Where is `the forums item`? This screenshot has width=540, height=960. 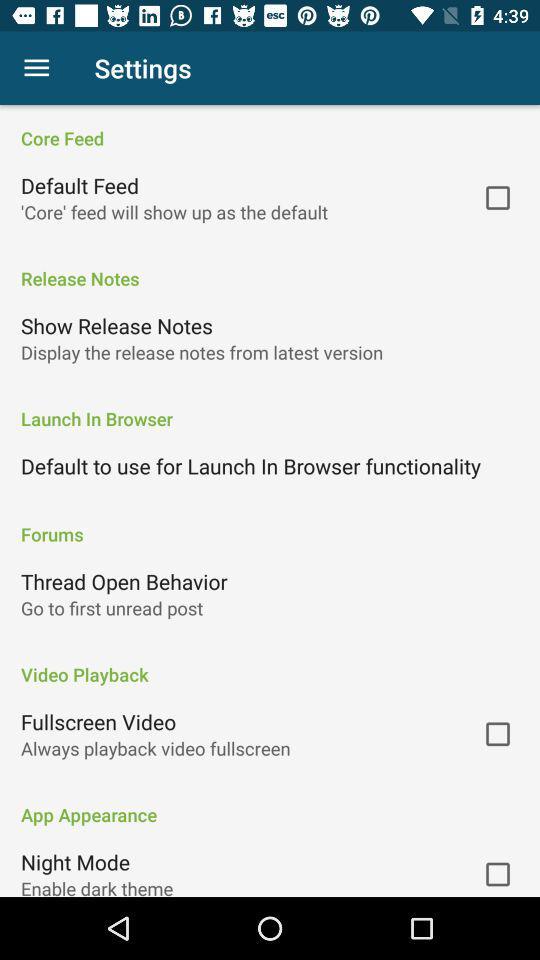 the forums item is located at coordinates (270, 522).